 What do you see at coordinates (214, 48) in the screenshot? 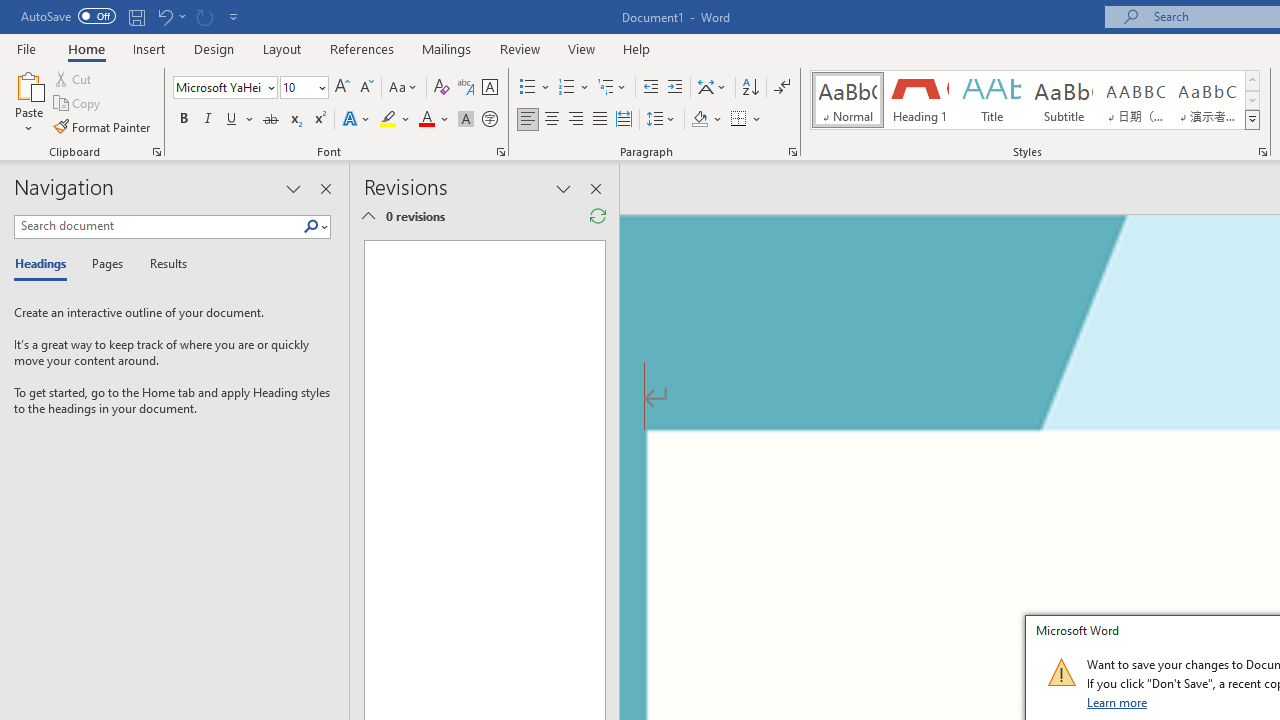
I see `'Design'` at bounding box center [214, 48].